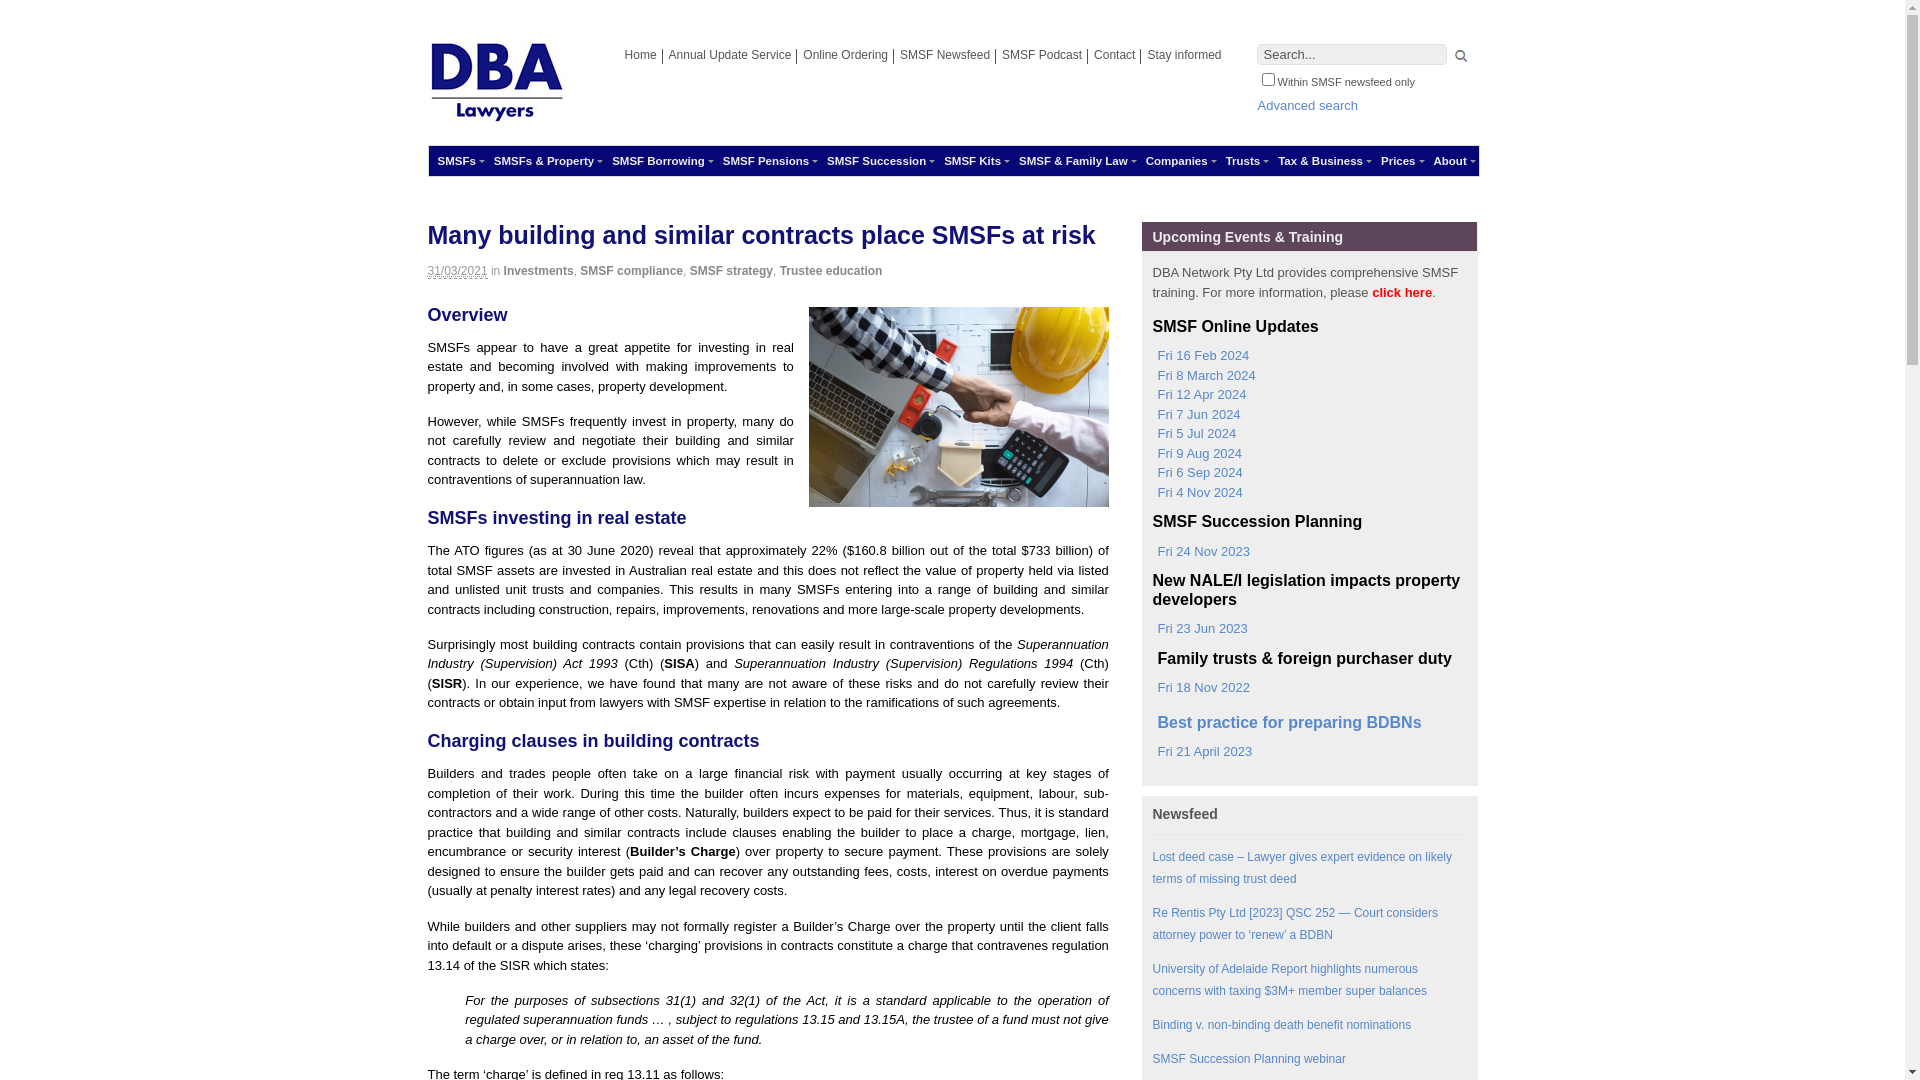 The width and height of the screenshot is (1920, 1080). Describe the element at coordinates (1202, 375) in the screenshot. I see `'Fri 8 March 2024'` at that location.